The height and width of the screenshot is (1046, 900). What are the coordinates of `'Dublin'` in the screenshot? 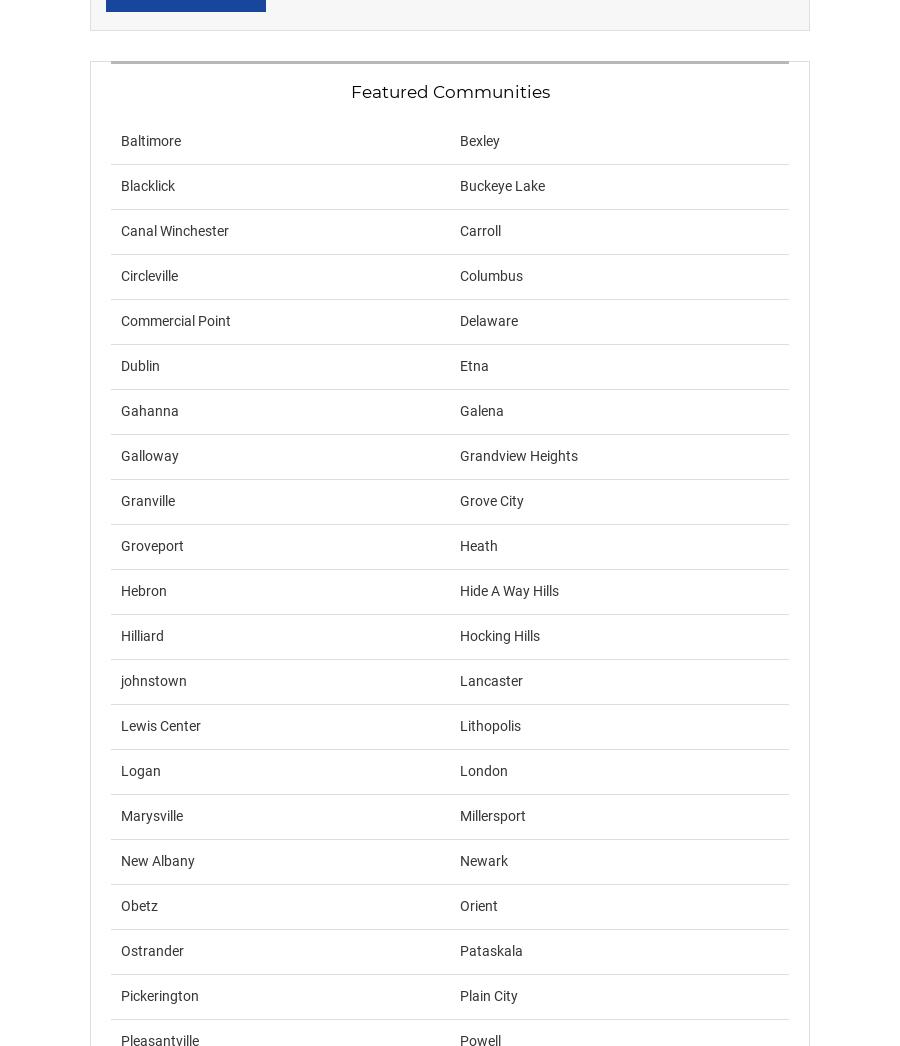 It's located at (140, 364).